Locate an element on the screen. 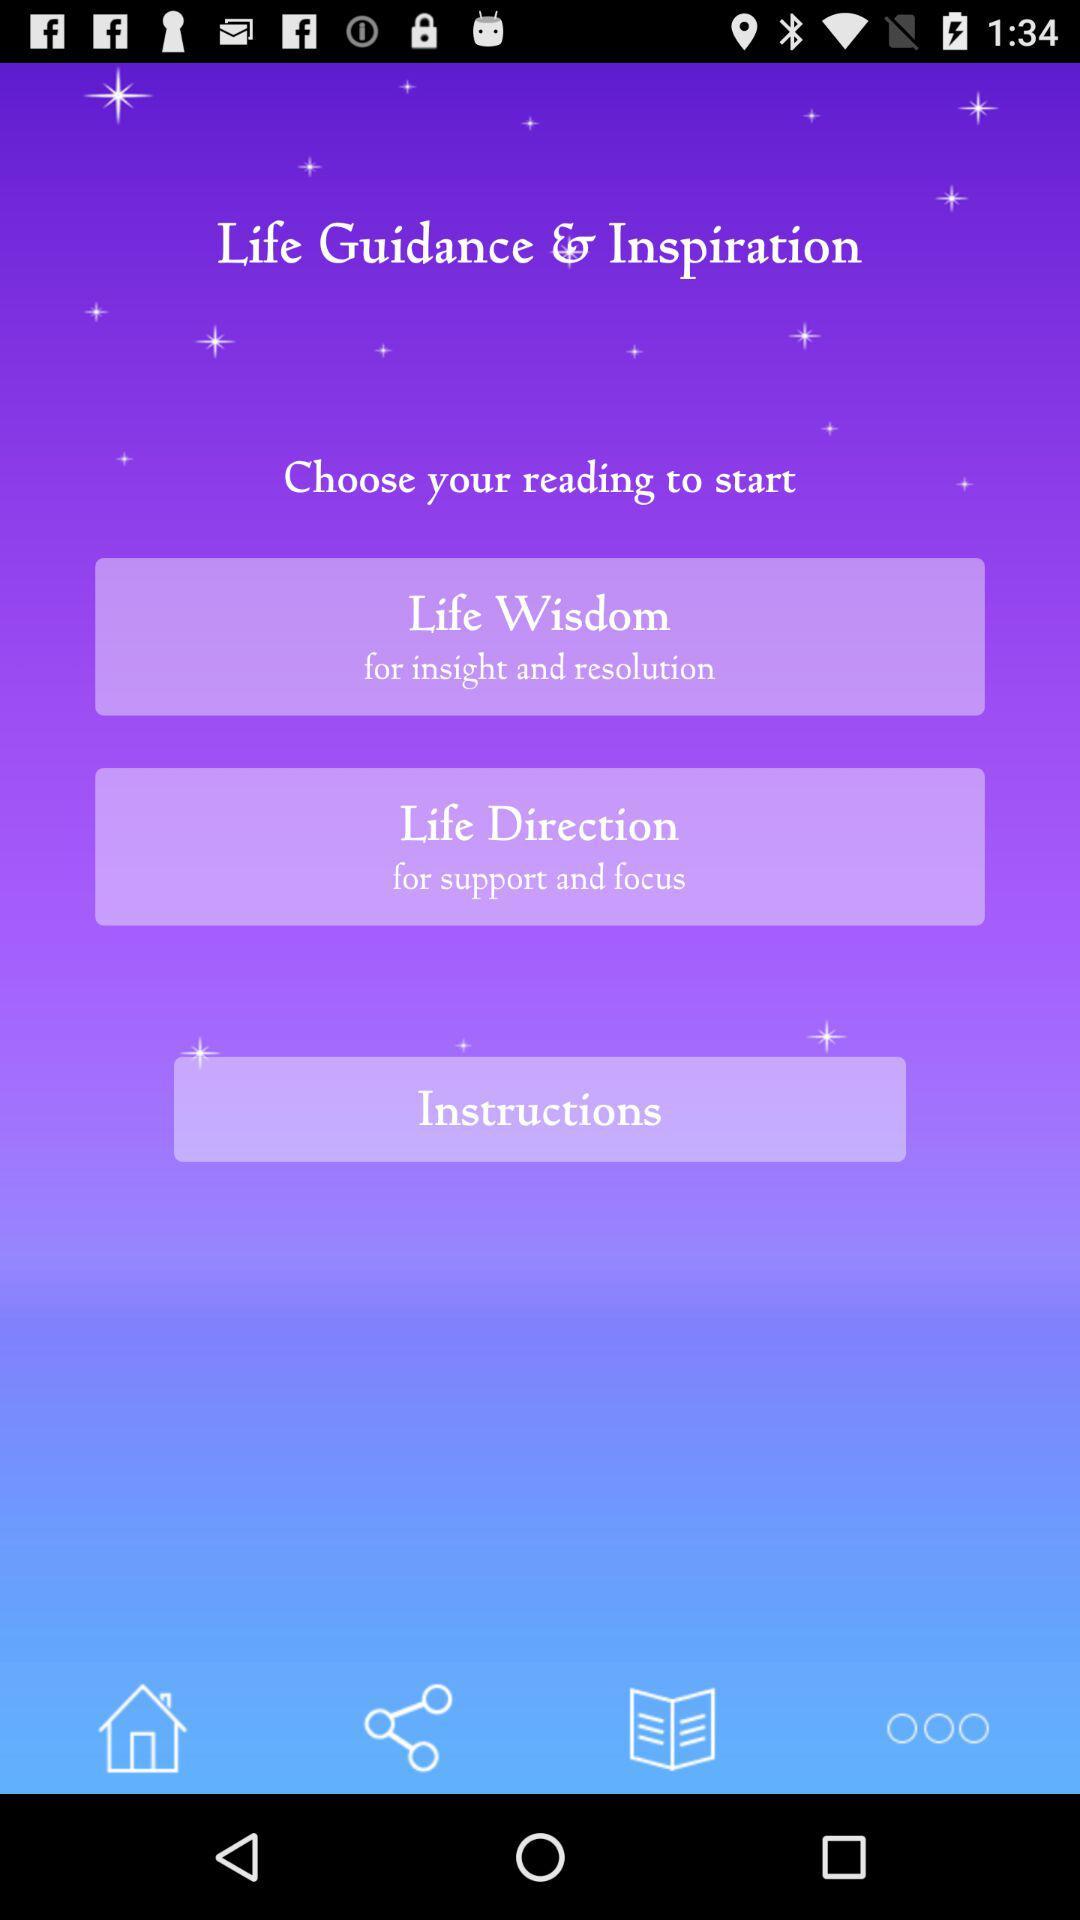 This screenshot has height=1920, width=1080. options is located at coordinates (937, 1727).